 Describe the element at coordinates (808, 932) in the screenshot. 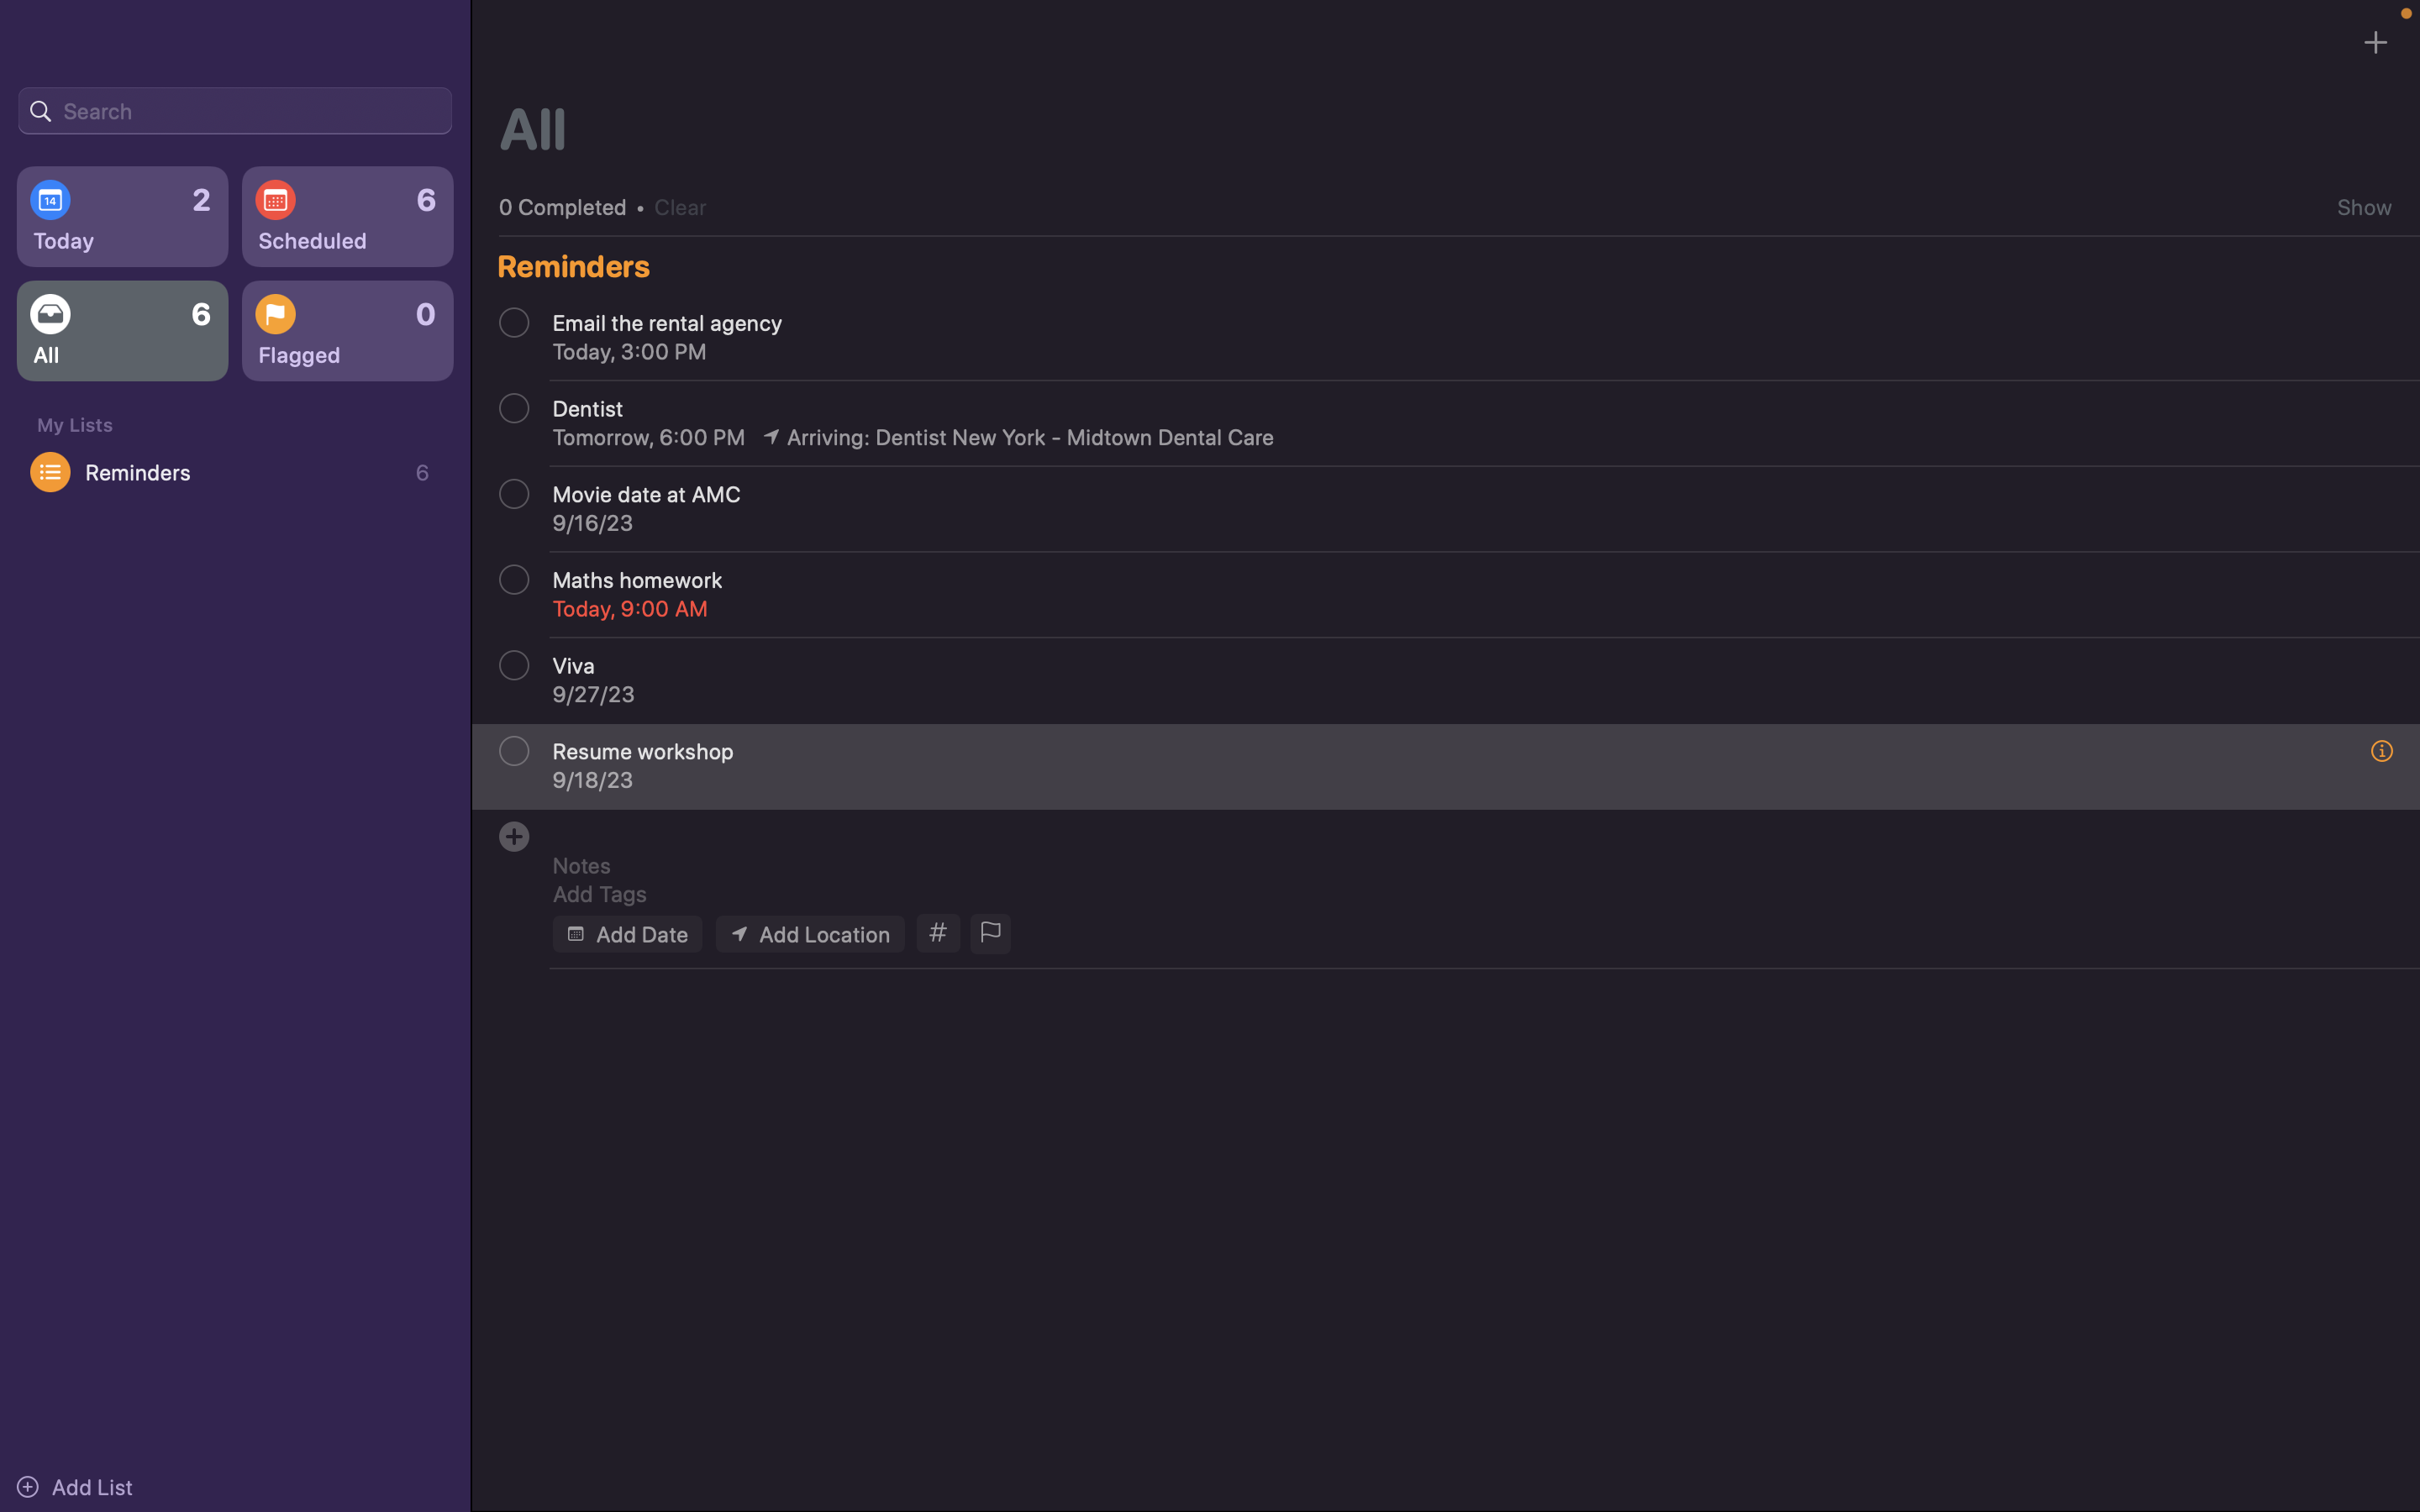

I see `Enter the location for the event as "Carnegie Mellon University"` at that location.